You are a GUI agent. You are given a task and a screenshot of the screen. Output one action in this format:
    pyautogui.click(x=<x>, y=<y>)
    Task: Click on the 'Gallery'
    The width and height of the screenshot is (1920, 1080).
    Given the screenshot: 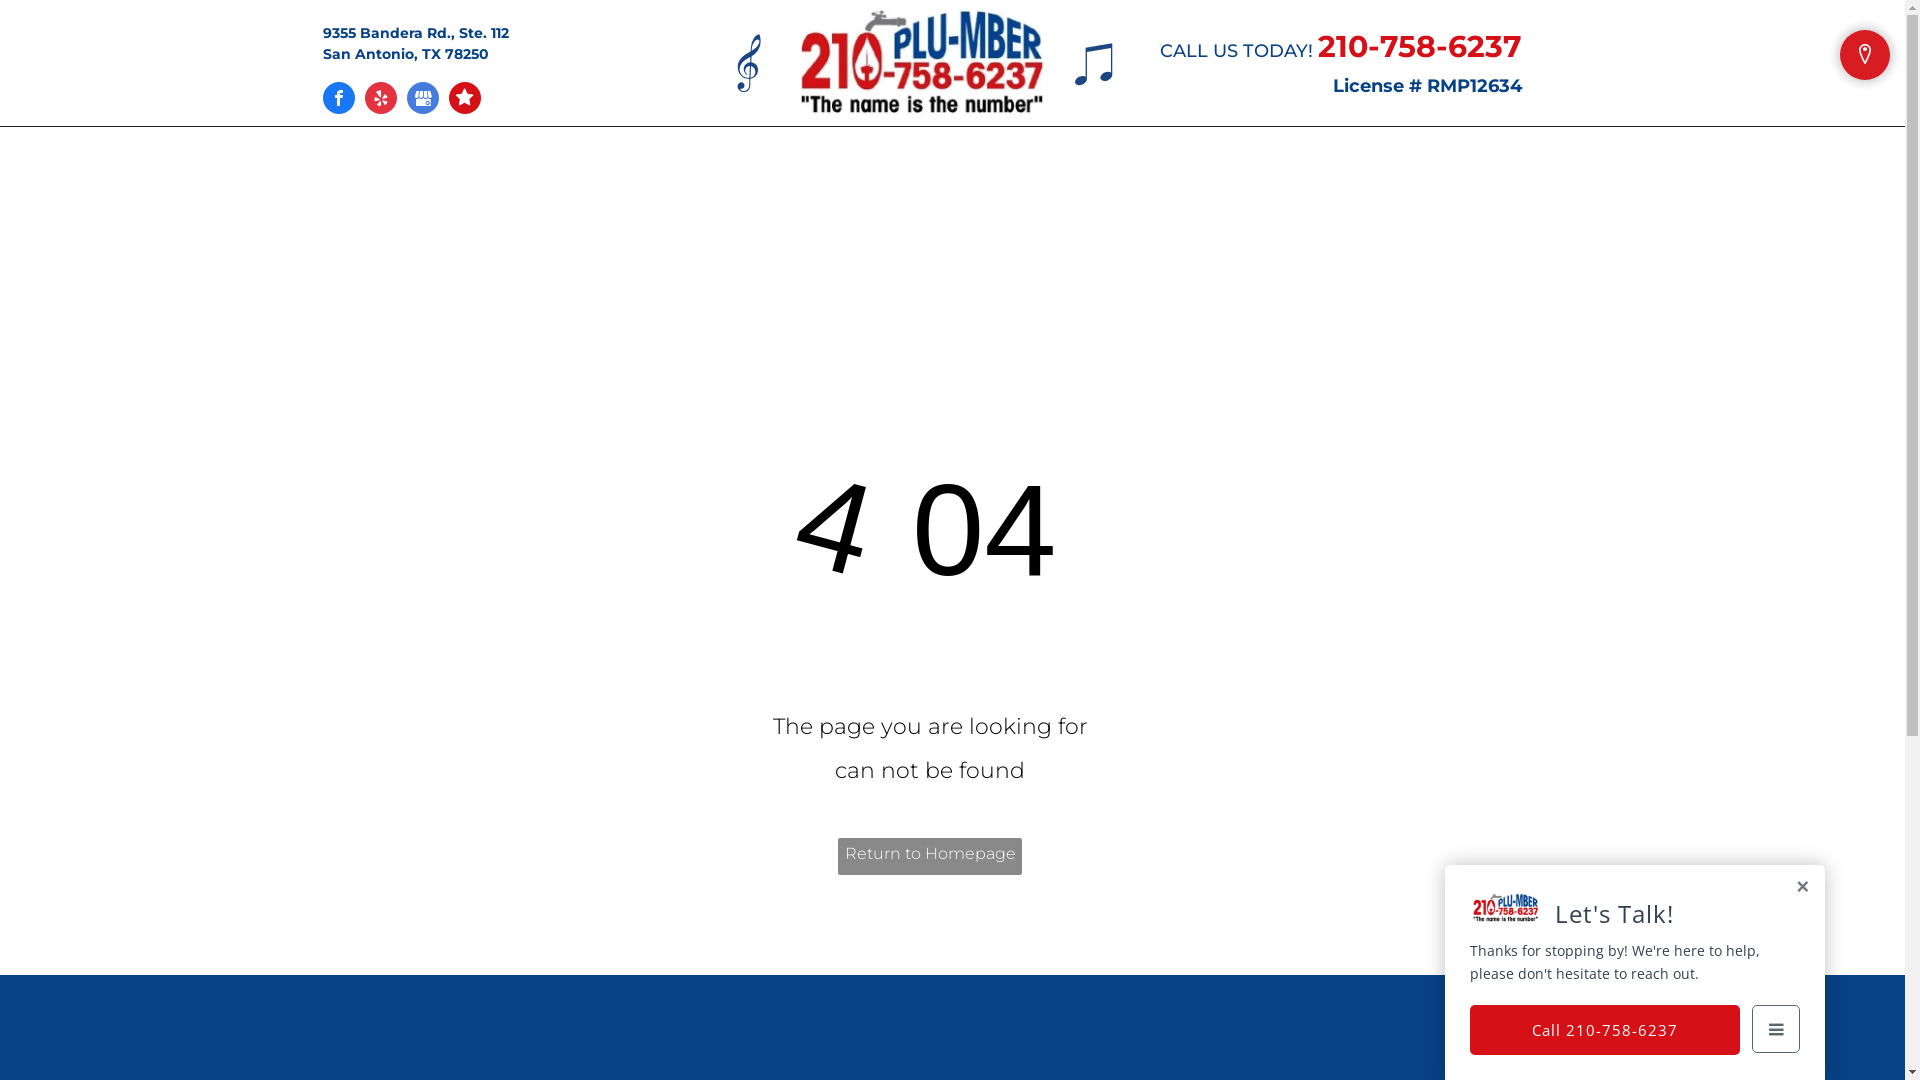 What is the action you would take?
    pyautogui.click(x=1161, y=167)
    